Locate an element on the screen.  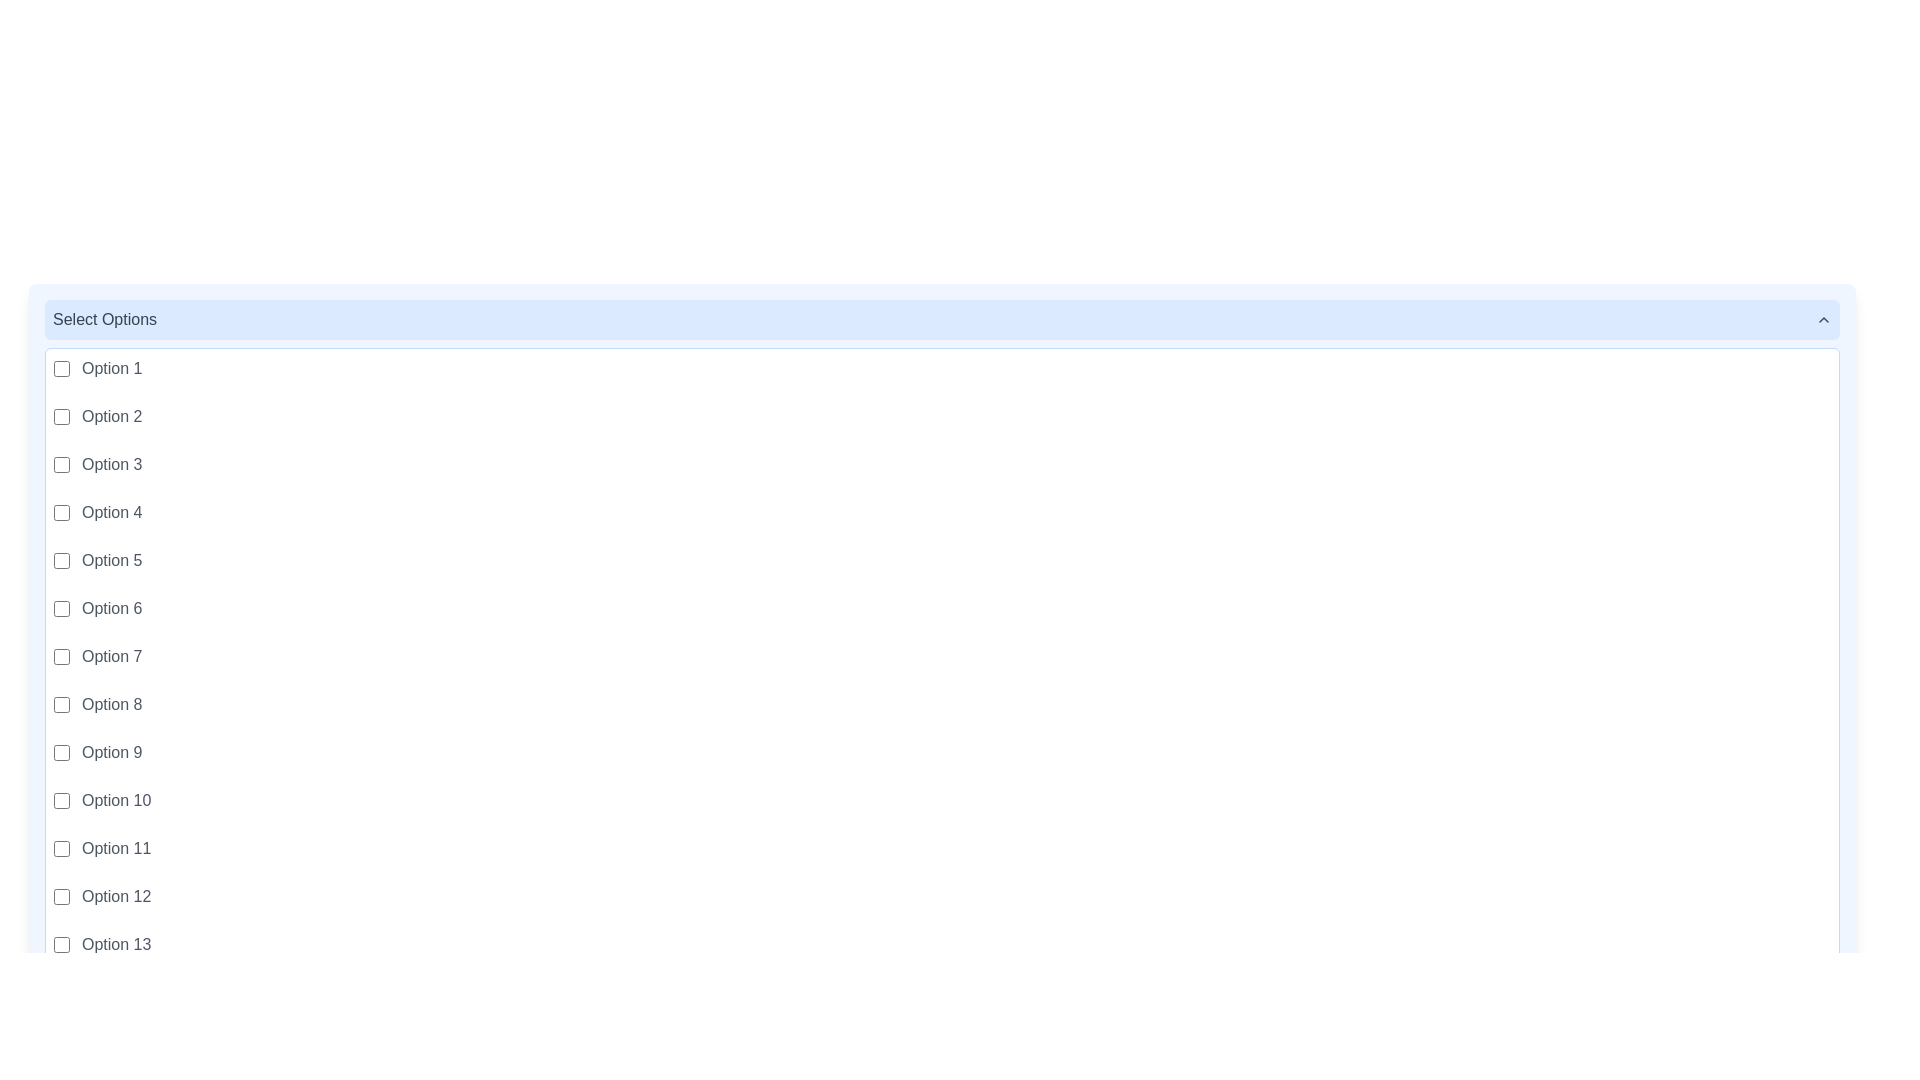
the Text Label that describes the first checkbox, labeled 'Option 1', which is positioned to the right of the leftmost checkbox in the options list is located at coordinates (111, 369).